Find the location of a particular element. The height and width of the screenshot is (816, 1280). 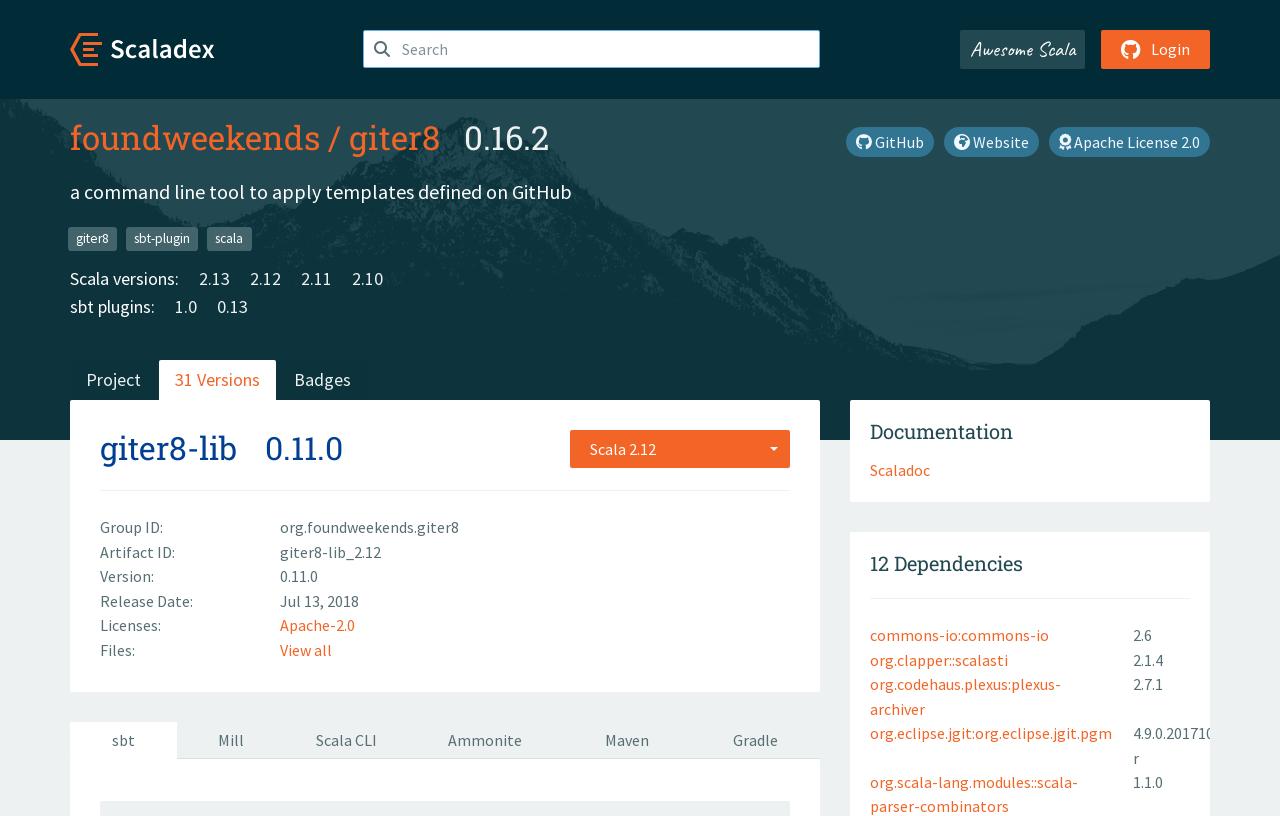

'commons-io:commons-io' is located at coordinates (958, 634).